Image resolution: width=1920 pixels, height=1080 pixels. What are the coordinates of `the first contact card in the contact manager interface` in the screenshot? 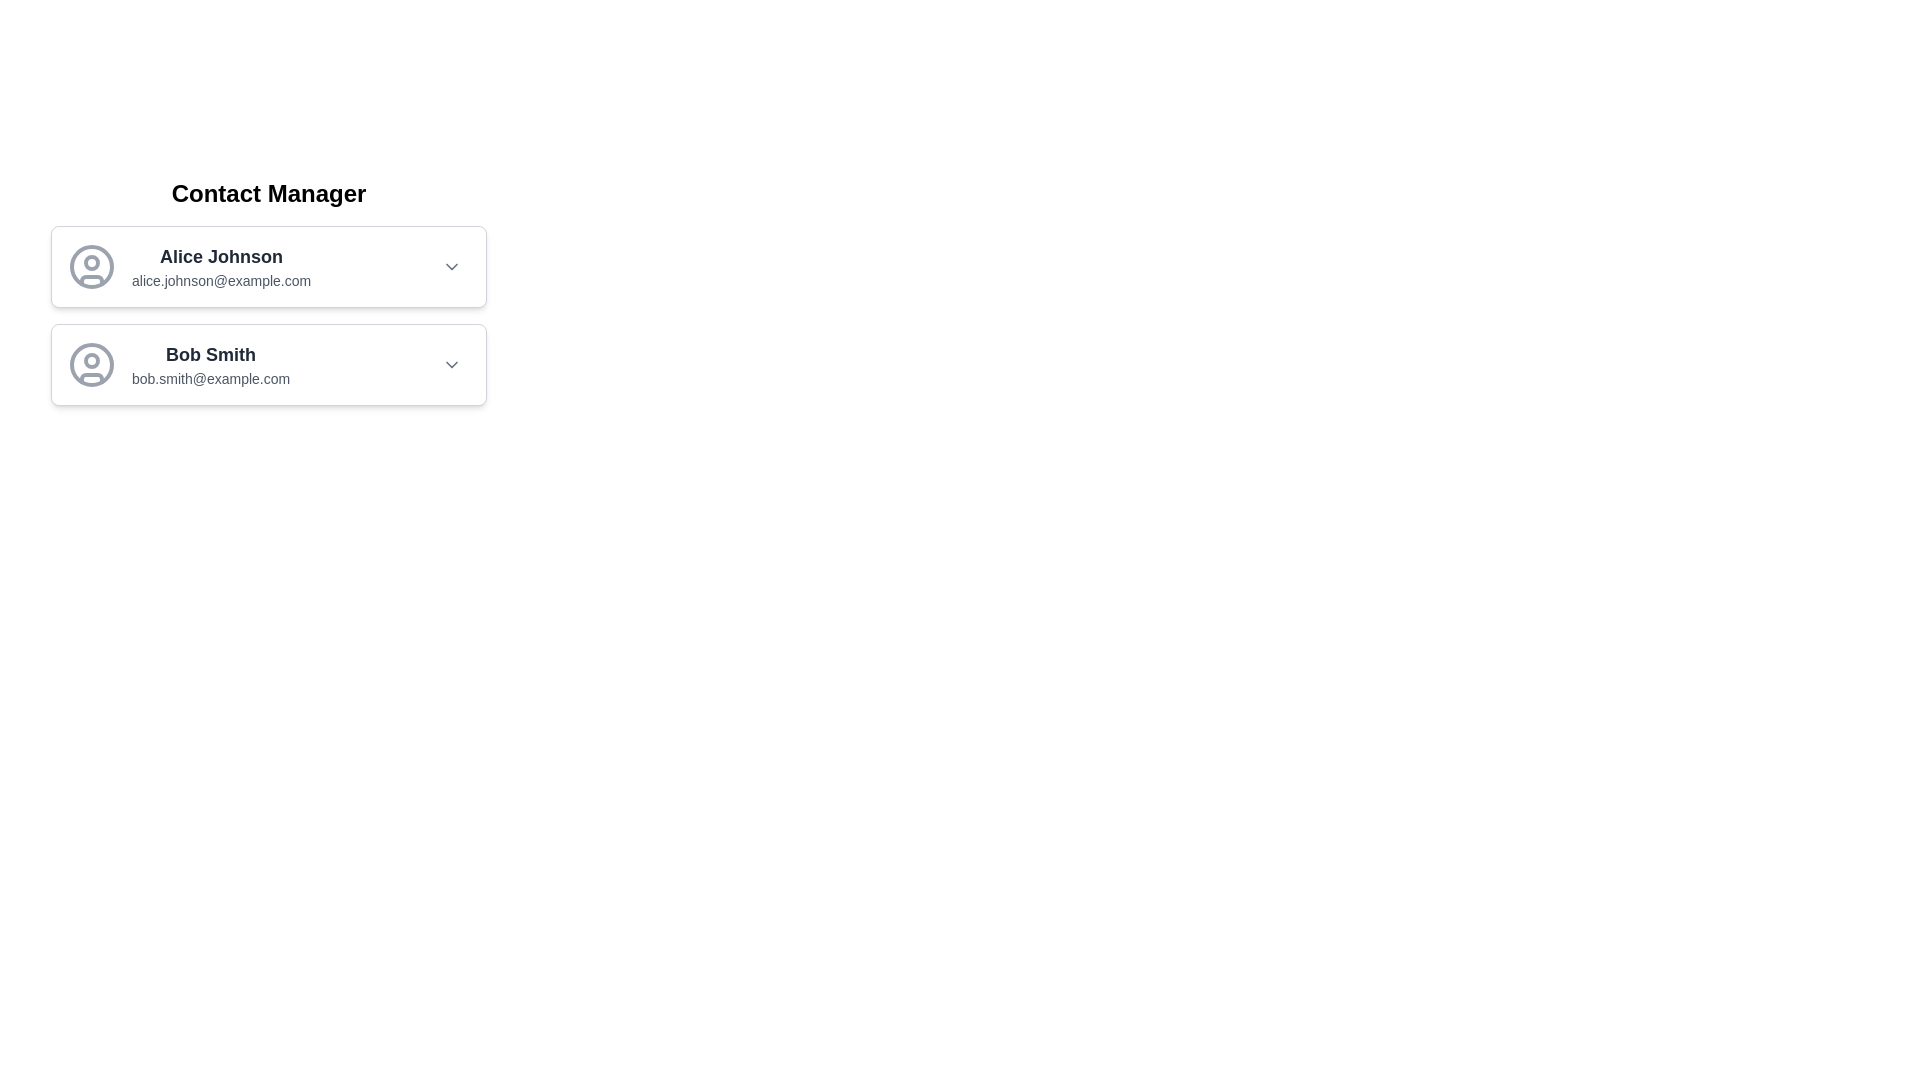 It's located at (267, 265).